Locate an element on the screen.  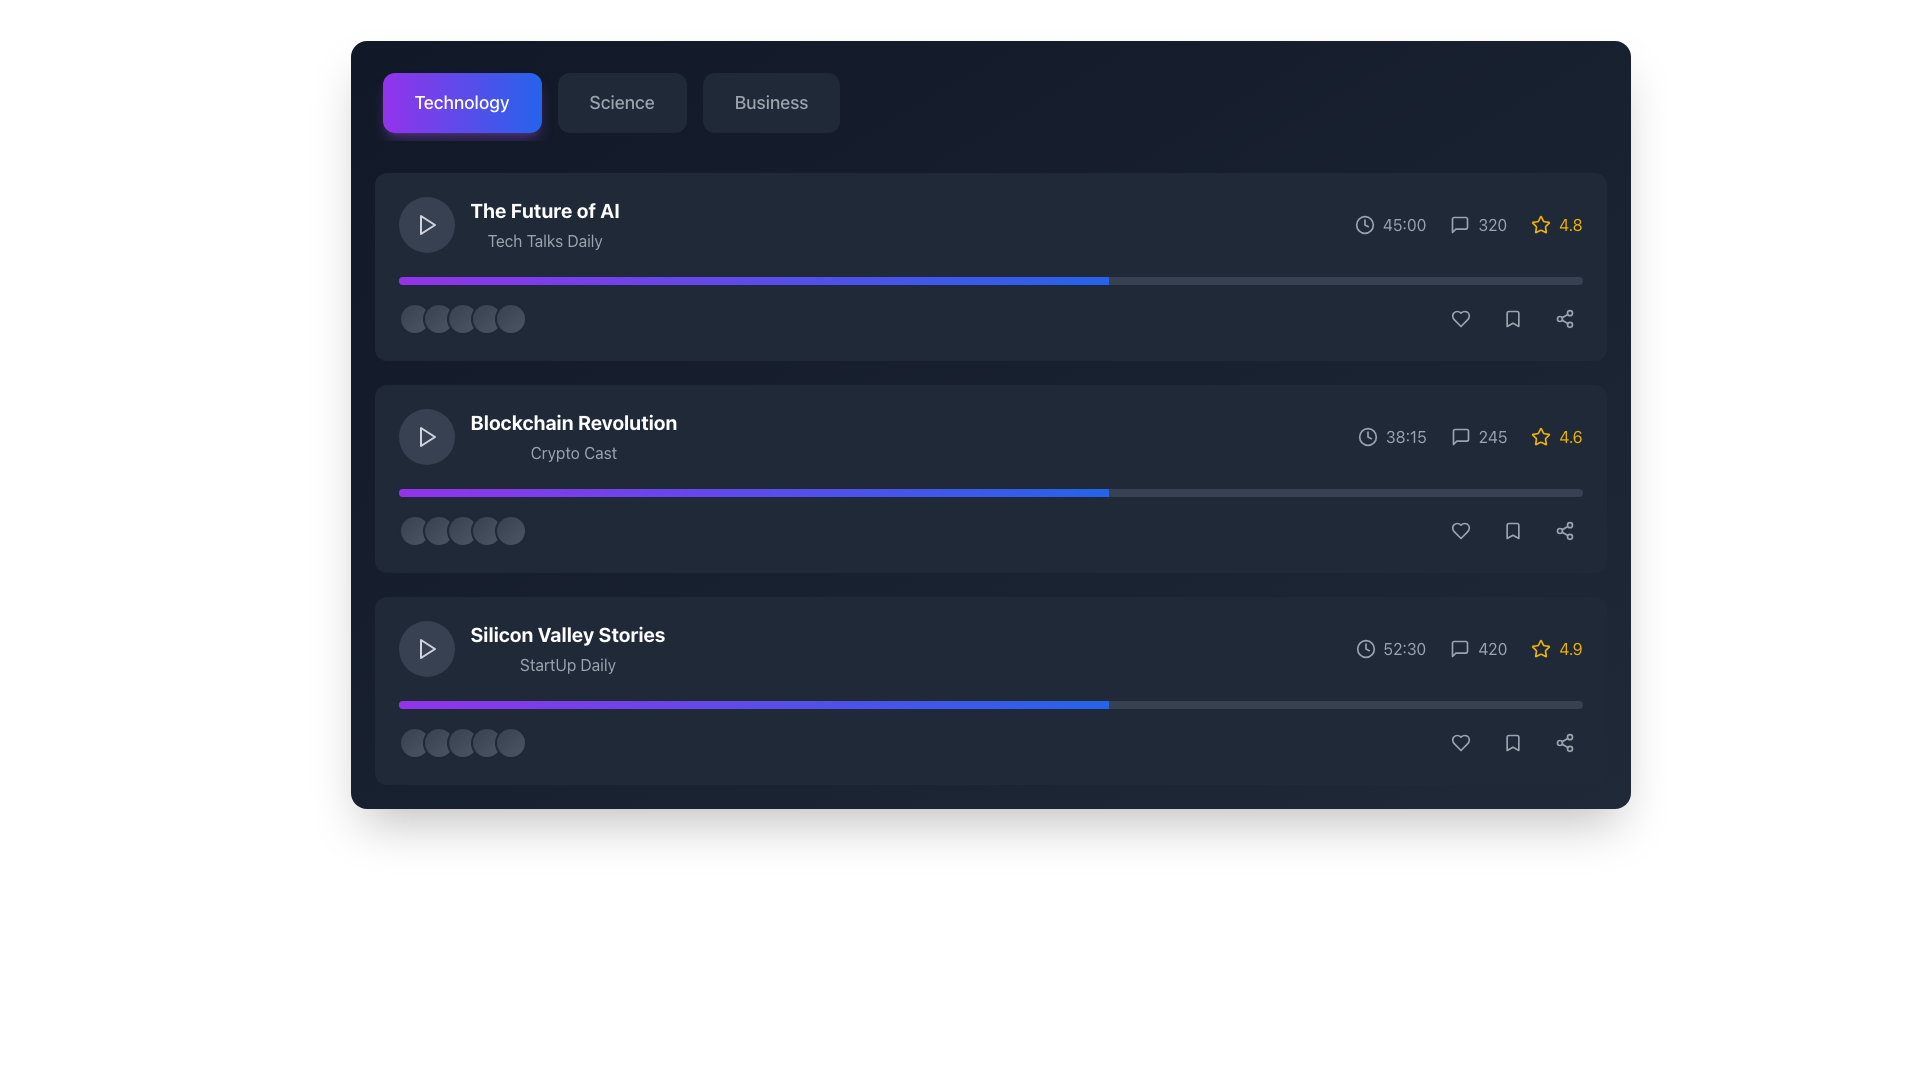
the numerical label displaying '4.6' with a bold yellow text style, which is located to the right of a star icon in the second content card of a vertically stacked list is located at coordinates (1569, 435).